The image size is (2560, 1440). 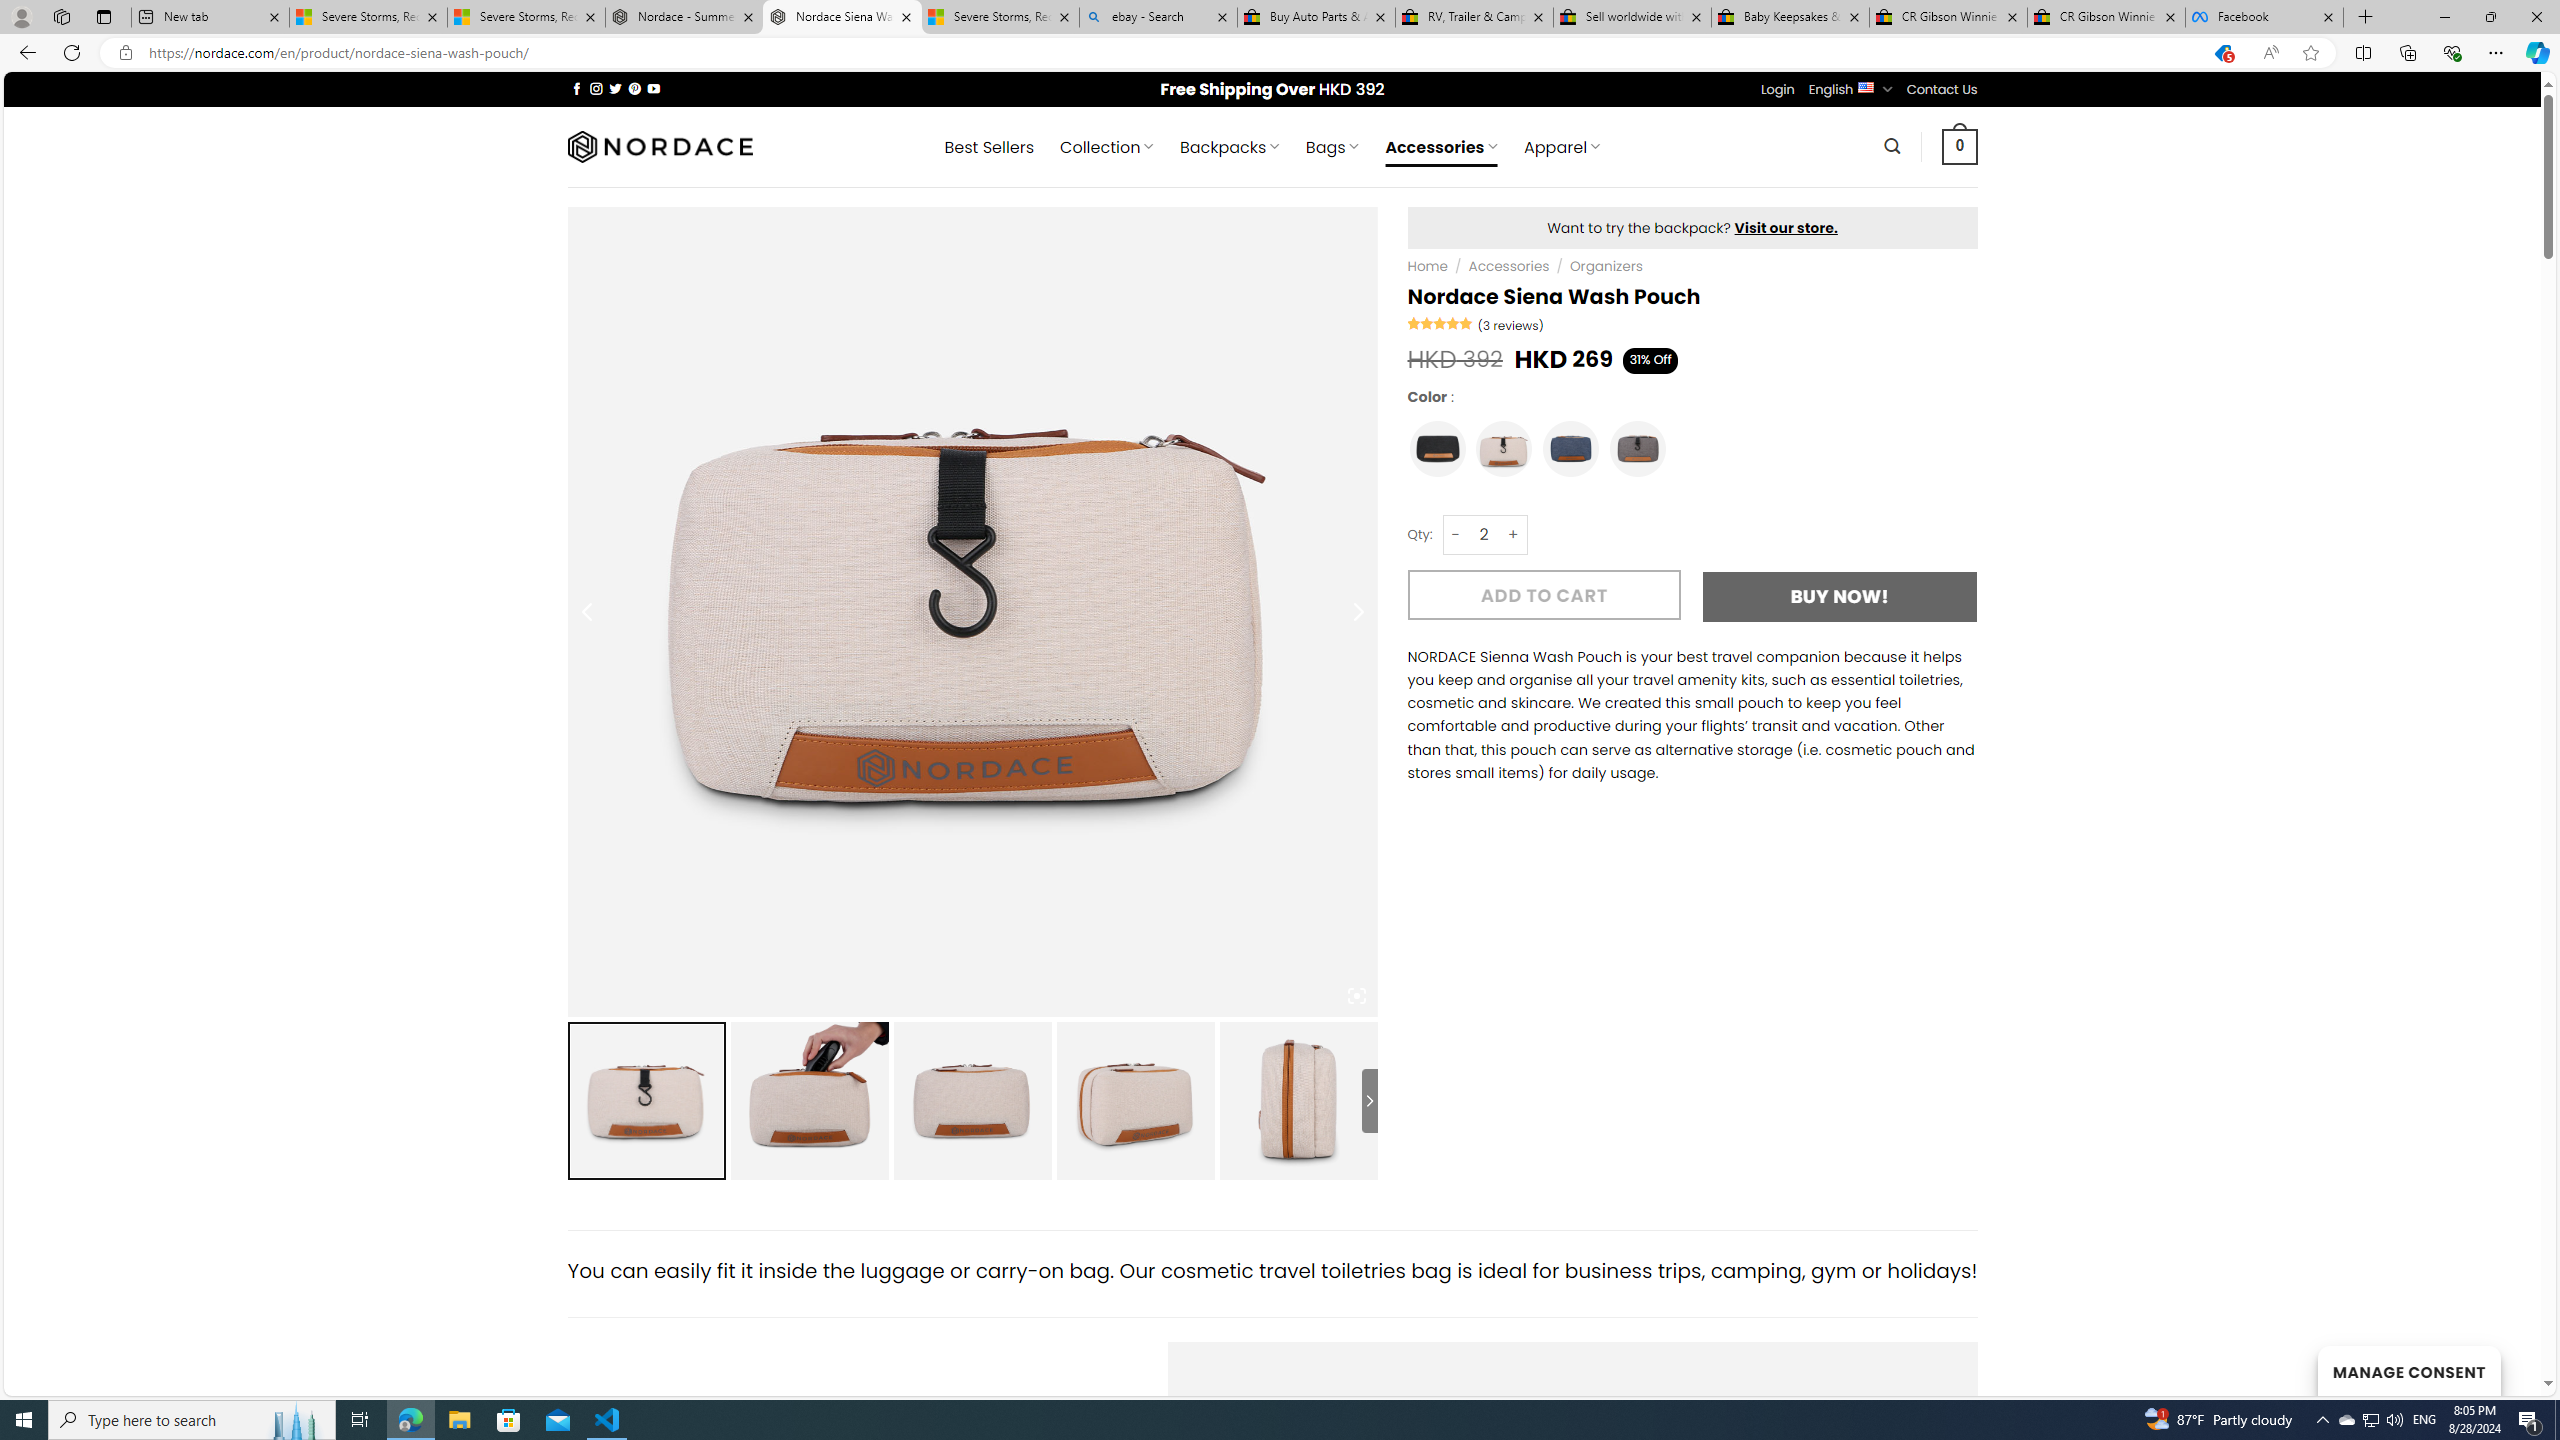 What do you see at coordinates (615, 88) in the screenshot?
I see `'Follow on Twitter'` at bounding box center [615, 88].